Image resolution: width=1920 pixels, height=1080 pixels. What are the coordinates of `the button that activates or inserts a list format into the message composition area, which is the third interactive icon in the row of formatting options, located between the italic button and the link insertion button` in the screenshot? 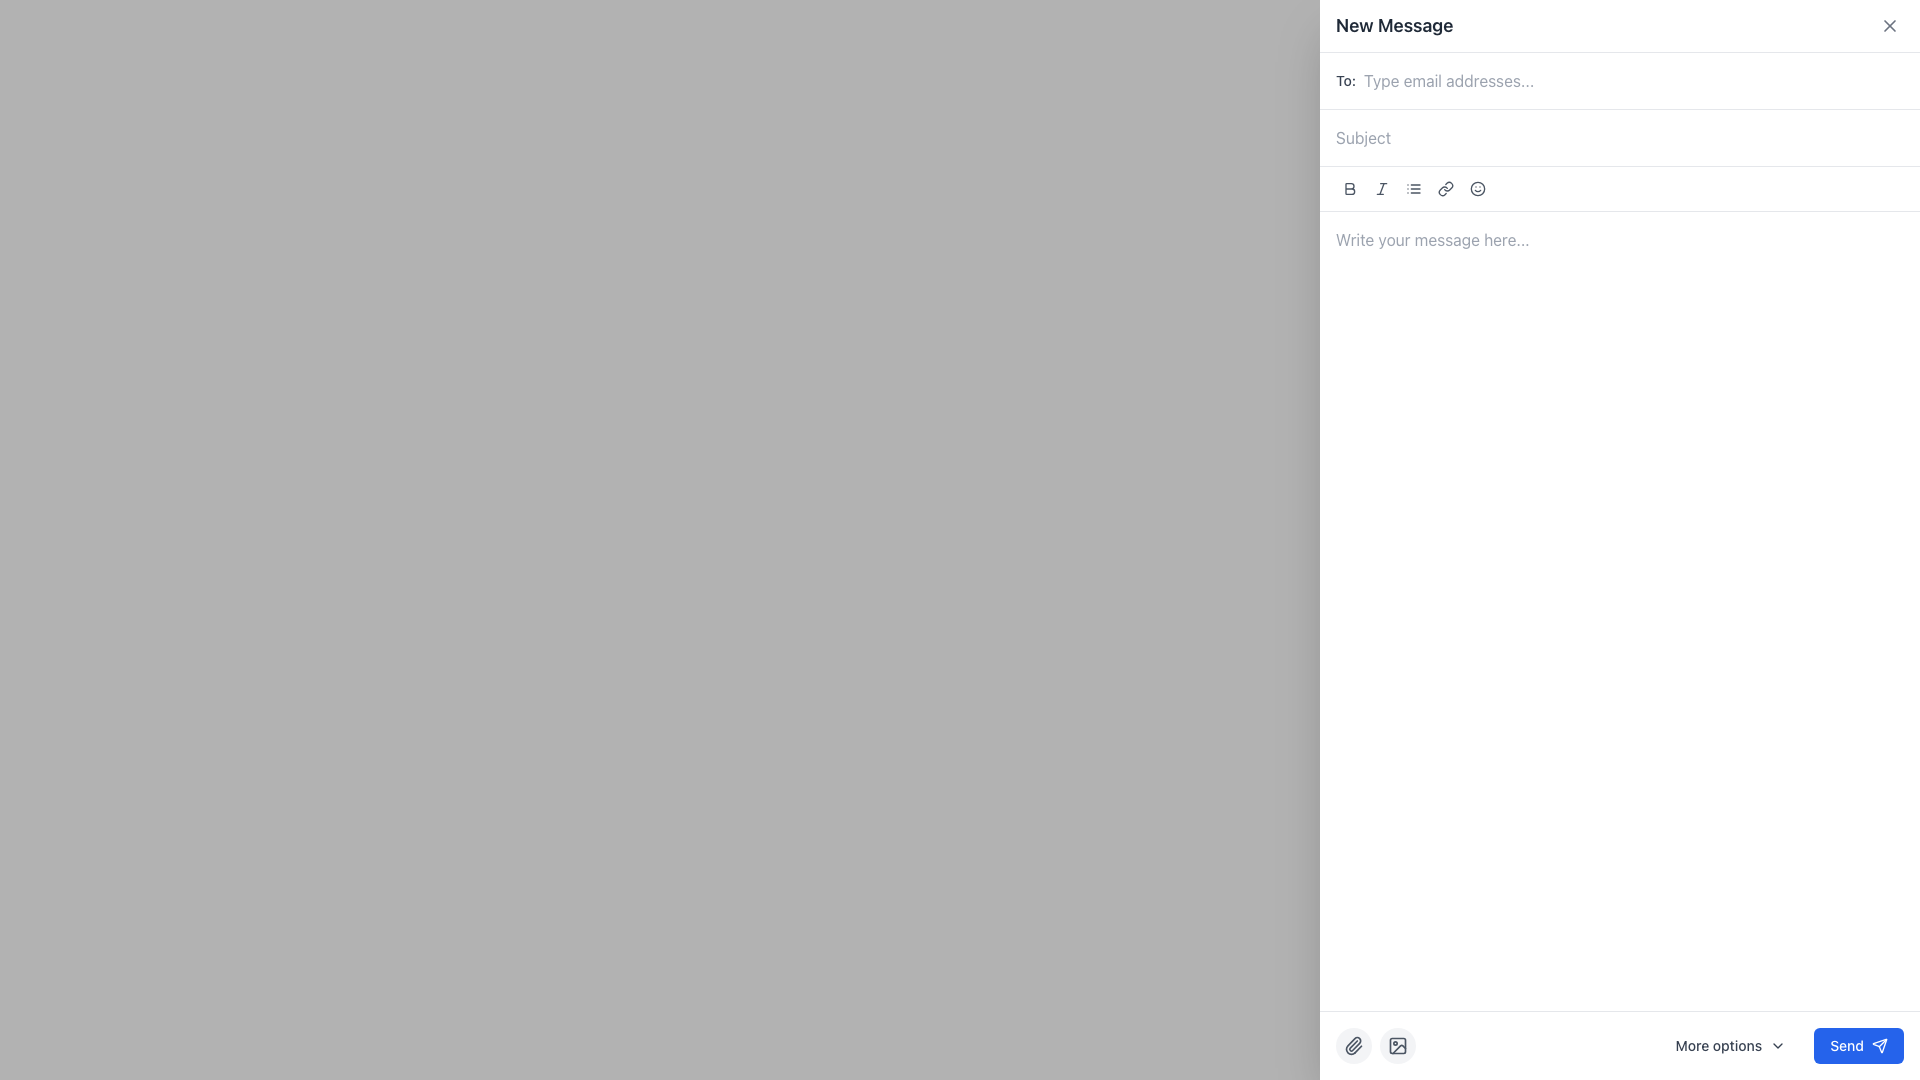 It's located at (1413, 189).